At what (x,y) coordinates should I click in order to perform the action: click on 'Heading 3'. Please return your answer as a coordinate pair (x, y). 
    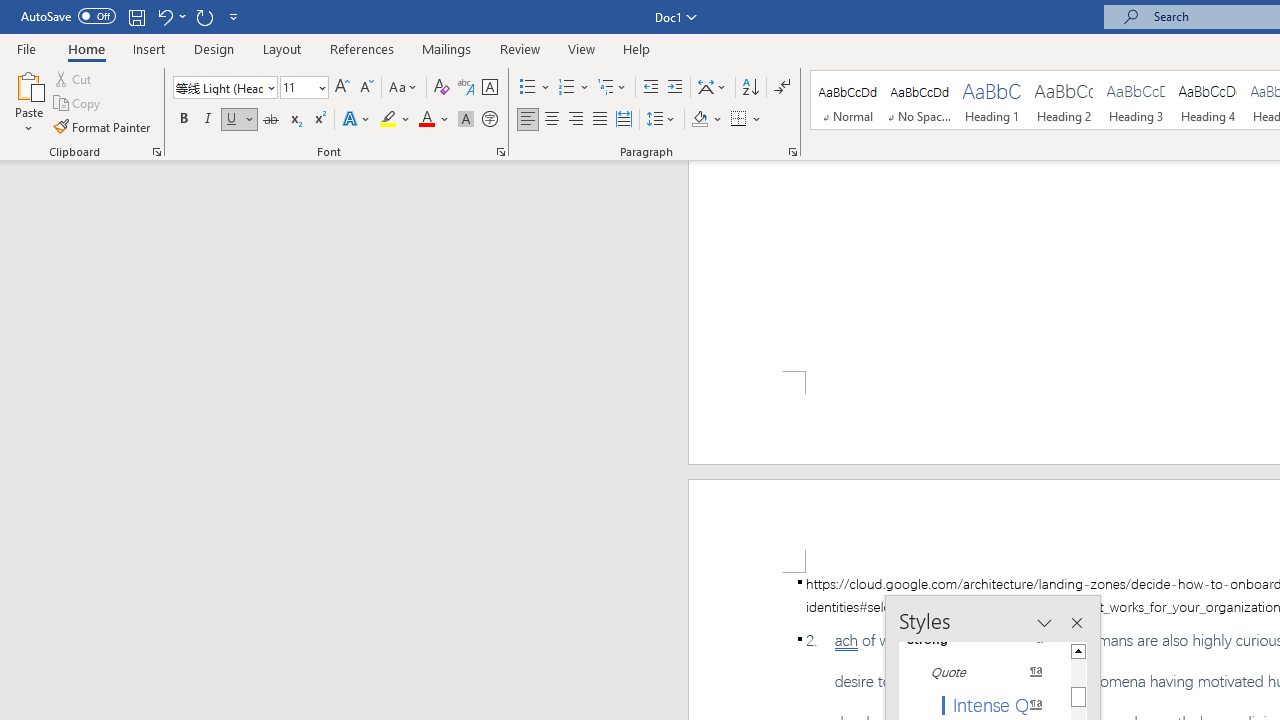
    Looking at the image, I should click on (1136, 100).